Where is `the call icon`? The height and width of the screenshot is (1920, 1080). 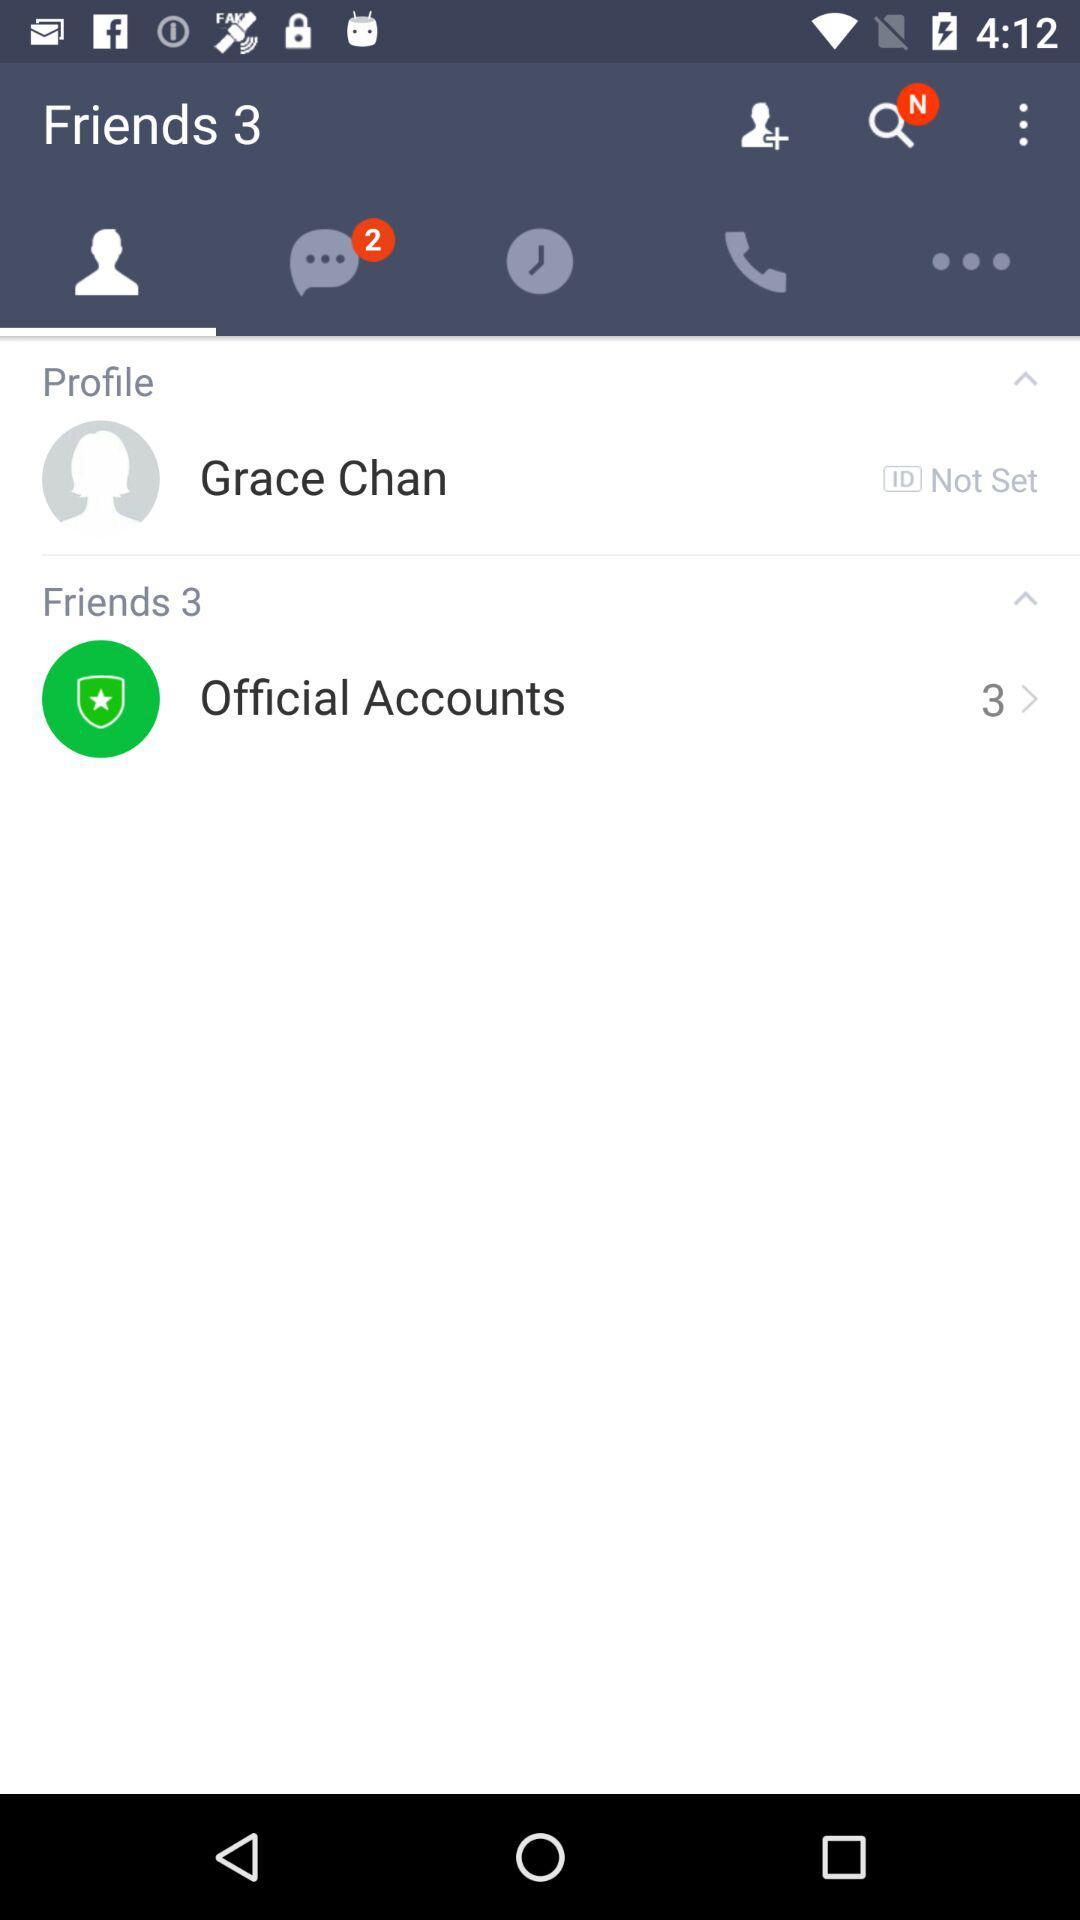
the call icon is located at coordinates (756, 261).